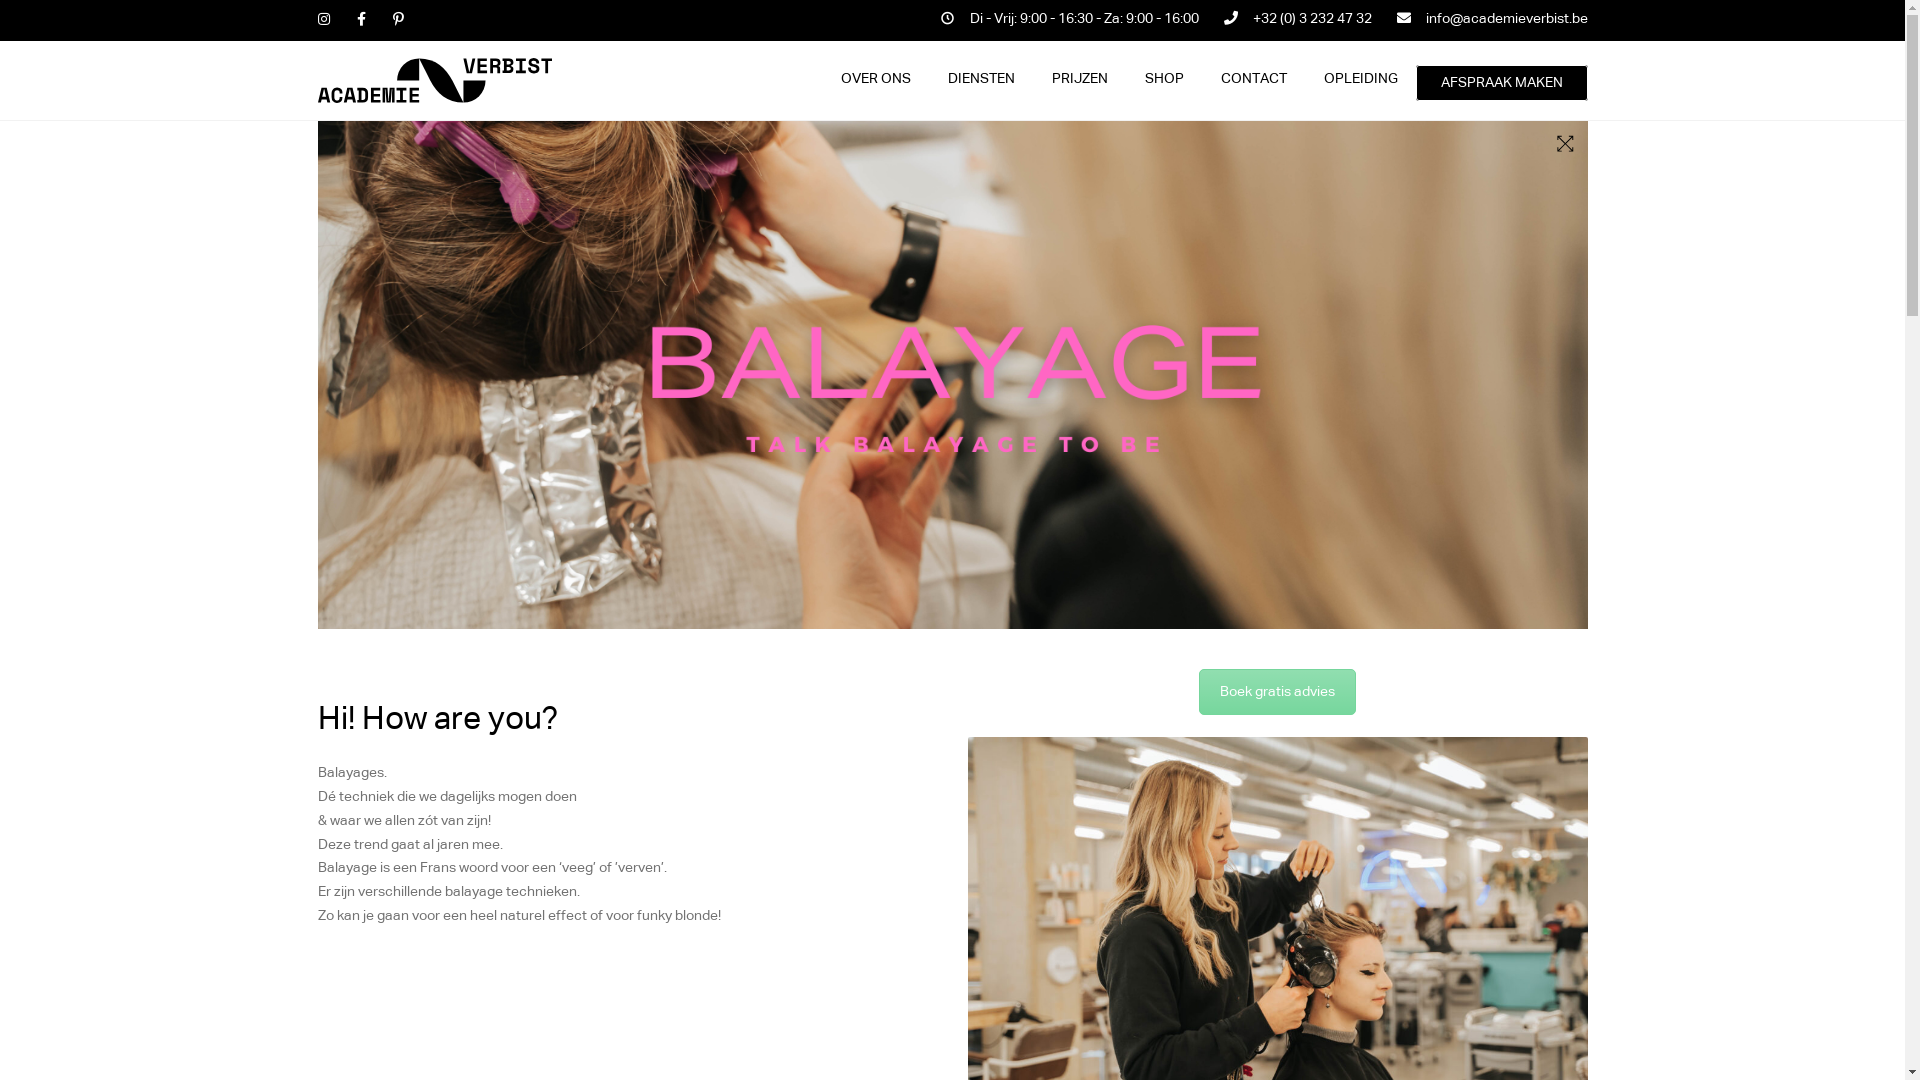 This screenshot has width=1920, height=1080. Describe the element at coordinates (1163, 79) in the screenshot. I see `'SHOP'` at that location.